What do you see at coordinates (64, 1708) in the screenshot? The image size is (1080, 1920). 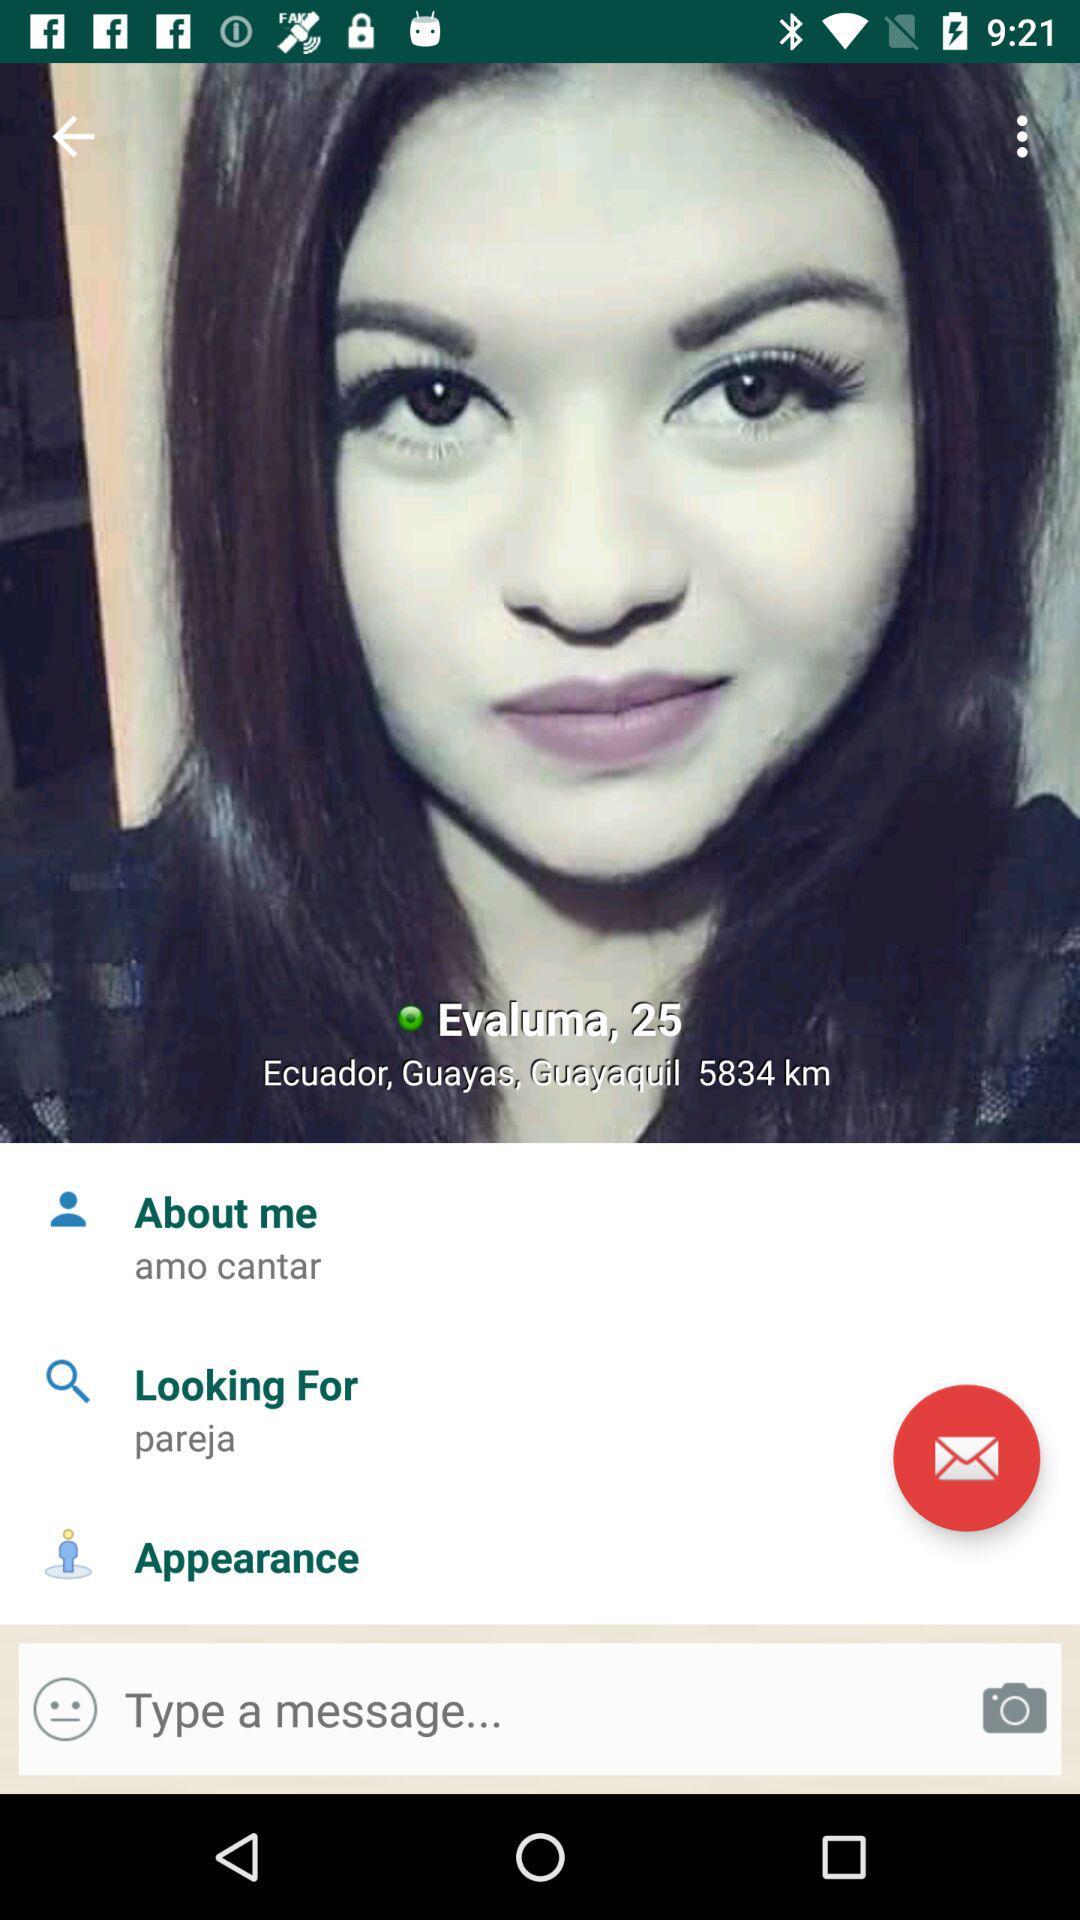 I see `the emoji icon` at bounding box center [64, 1708].